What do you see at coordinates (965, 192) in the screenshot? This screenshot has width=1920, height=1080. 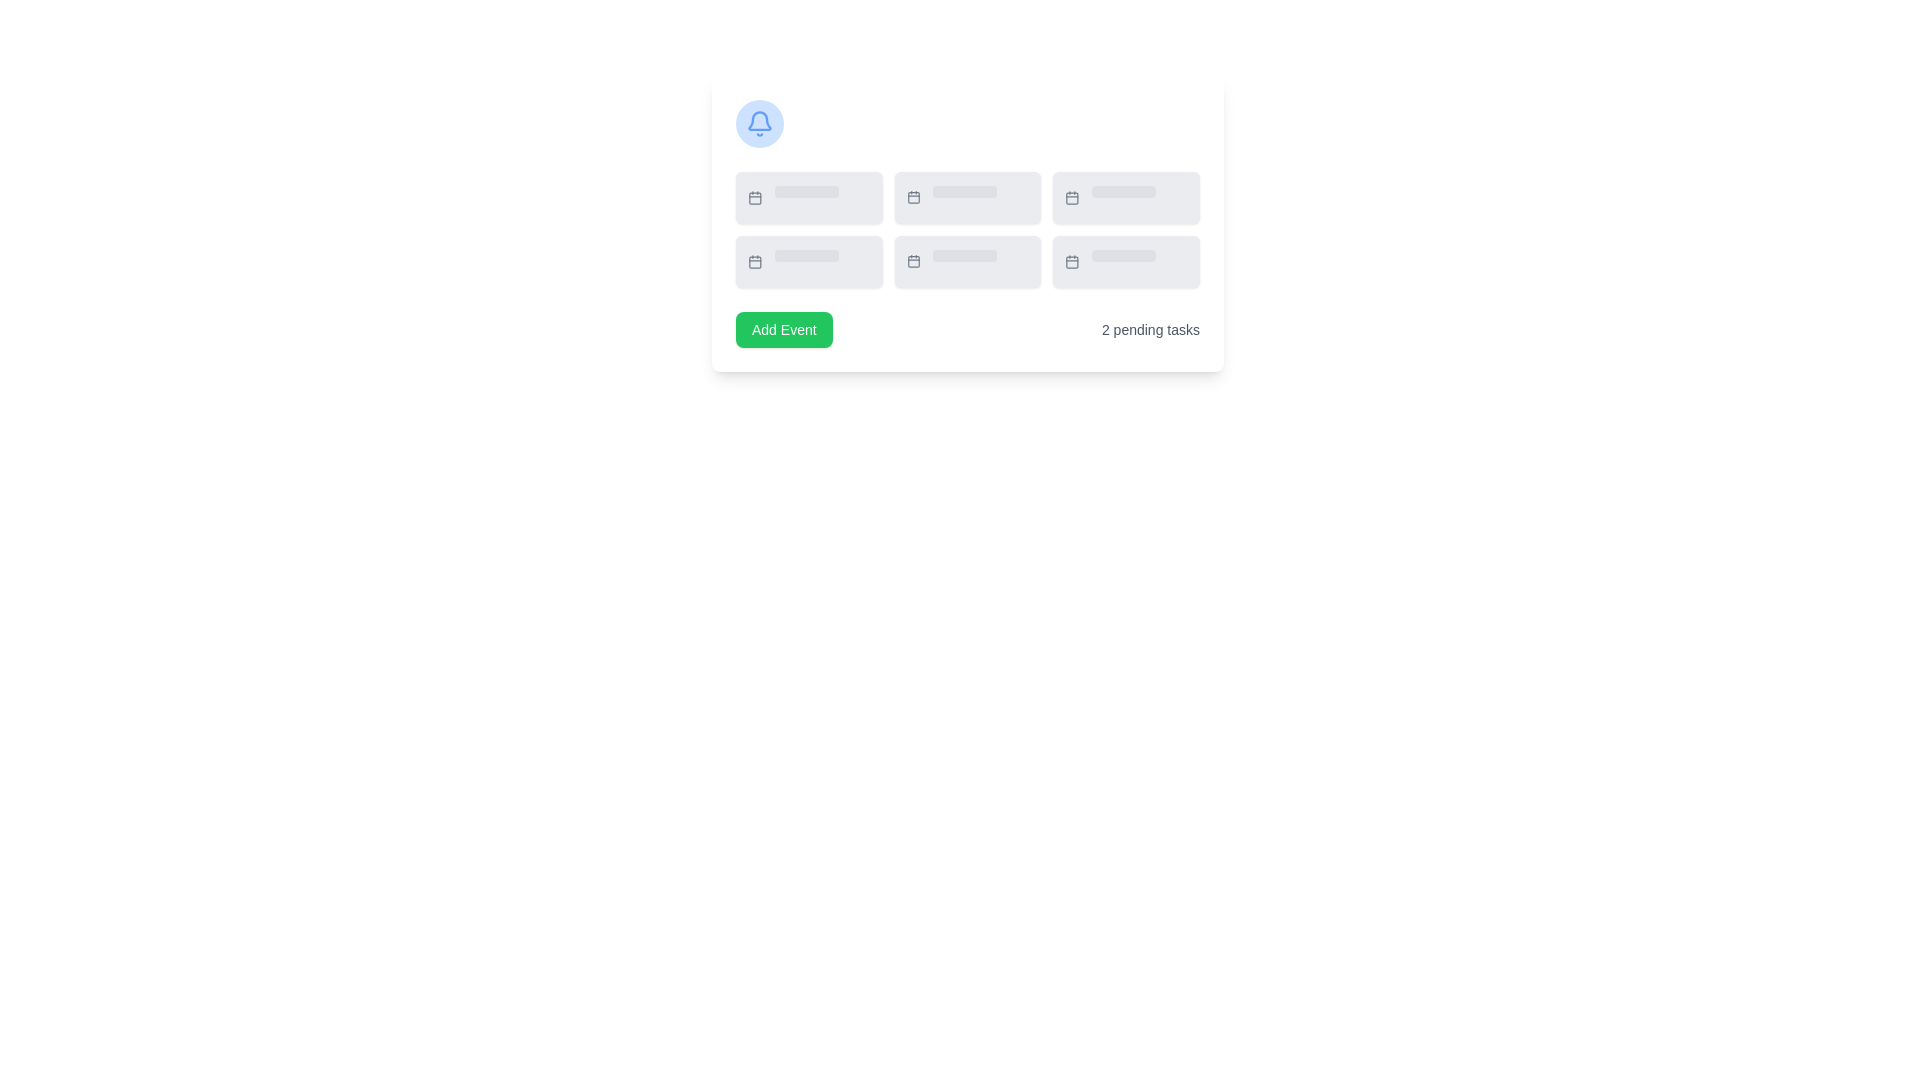 I see `Skeleton placeholder located in the upper section of the card-like item in the middle column of a three-column grid, styled with a light gray background and rounded corners` at bounding box center [965, 192].